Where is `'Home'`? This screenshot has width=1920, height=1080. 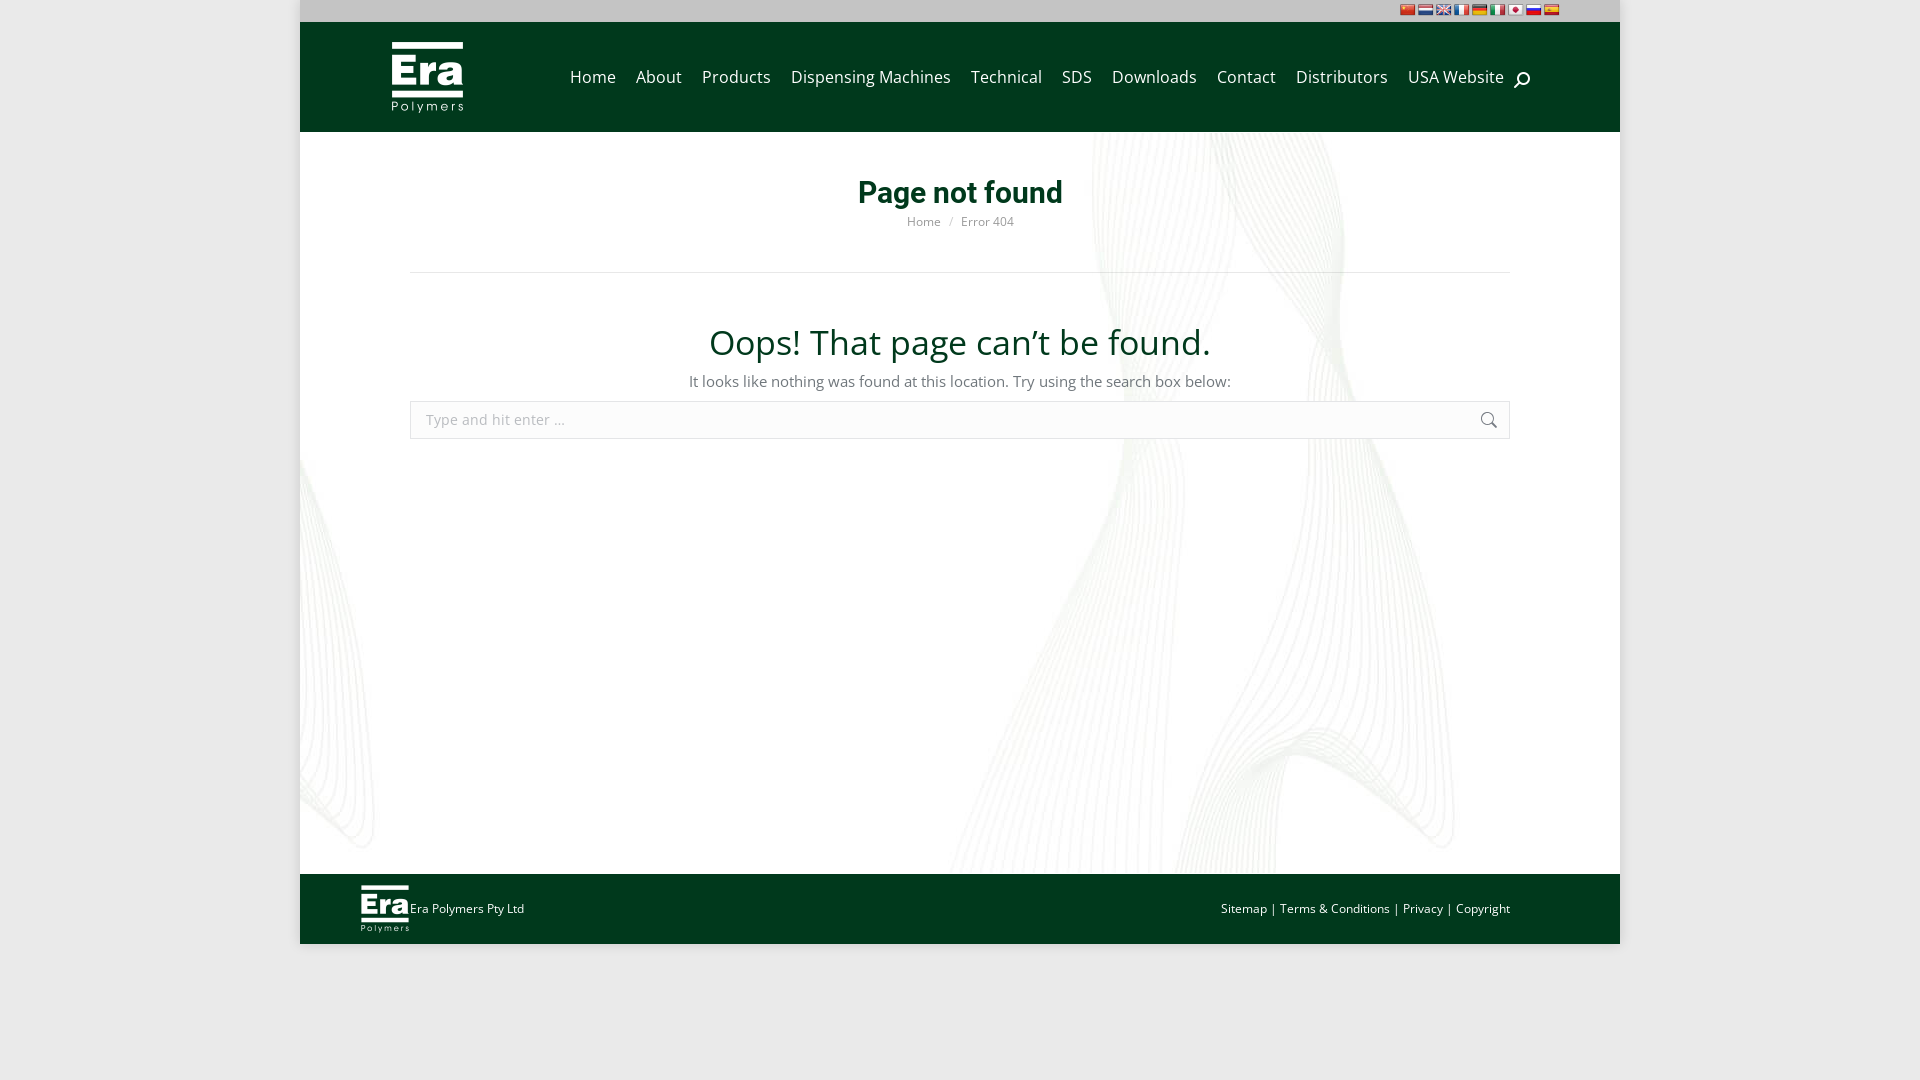
'Home' is located at coordinates (592, 76).